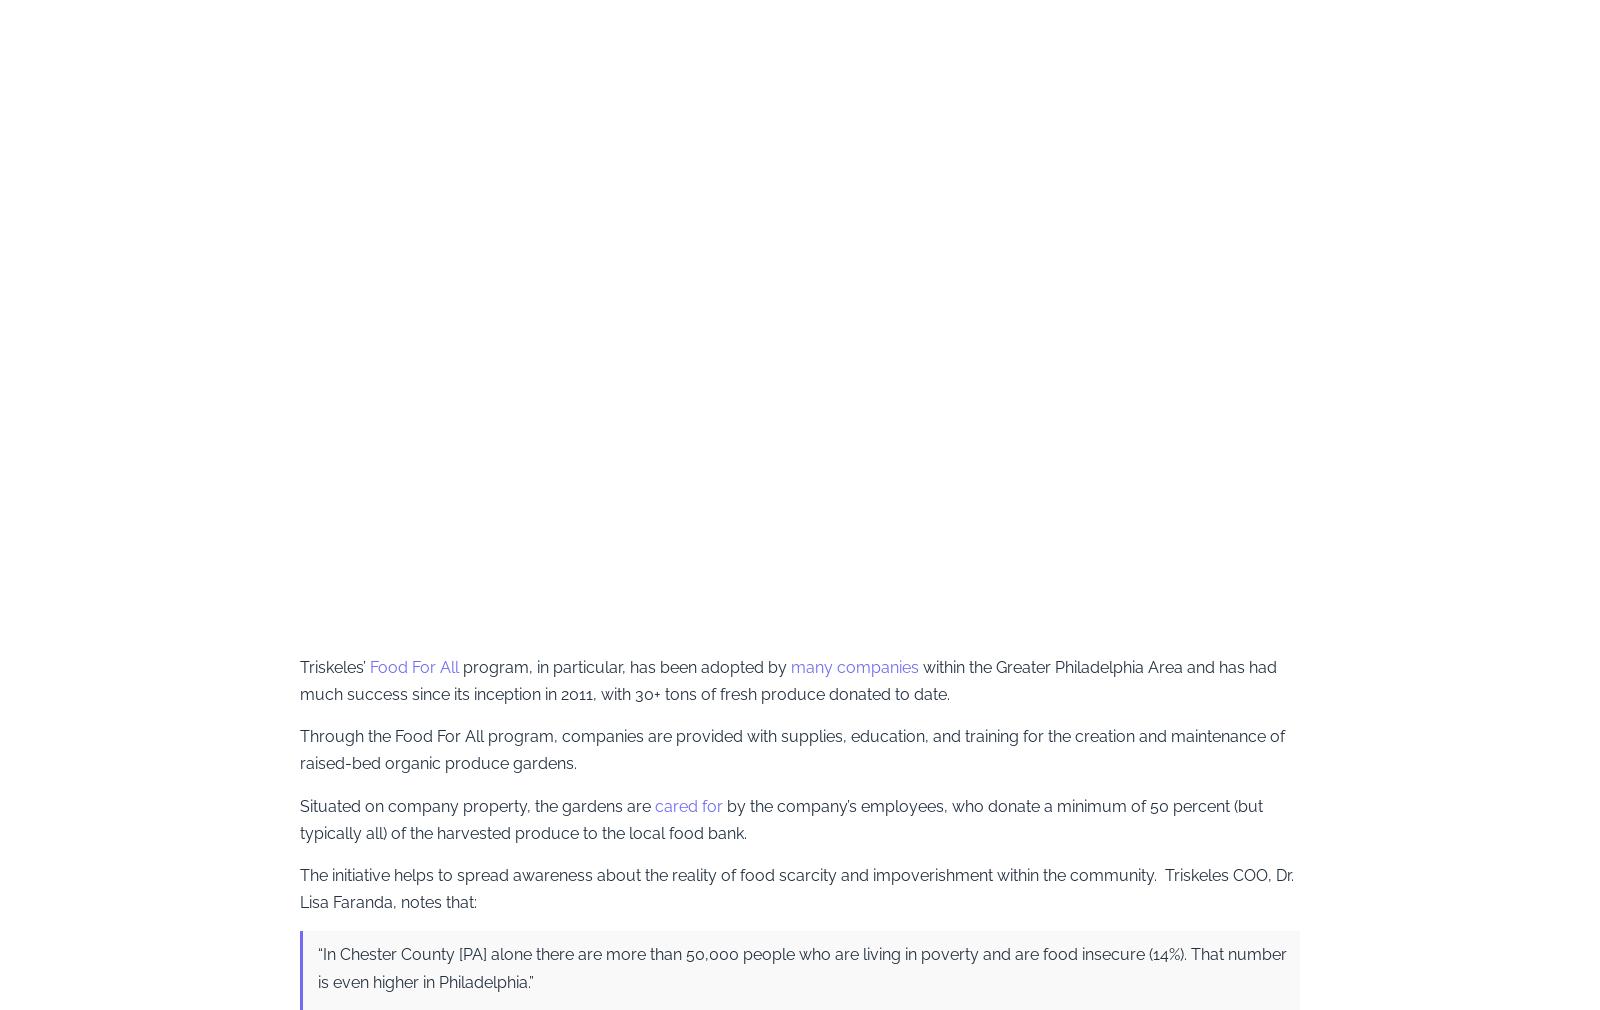 Image resolution: width=1600 pixels, height=1010 pixels. What do you see at coordinates (624, 665) in the screenshot?
I see `'program, in particular, has been adopted by'` at bounding box center [624, 665].